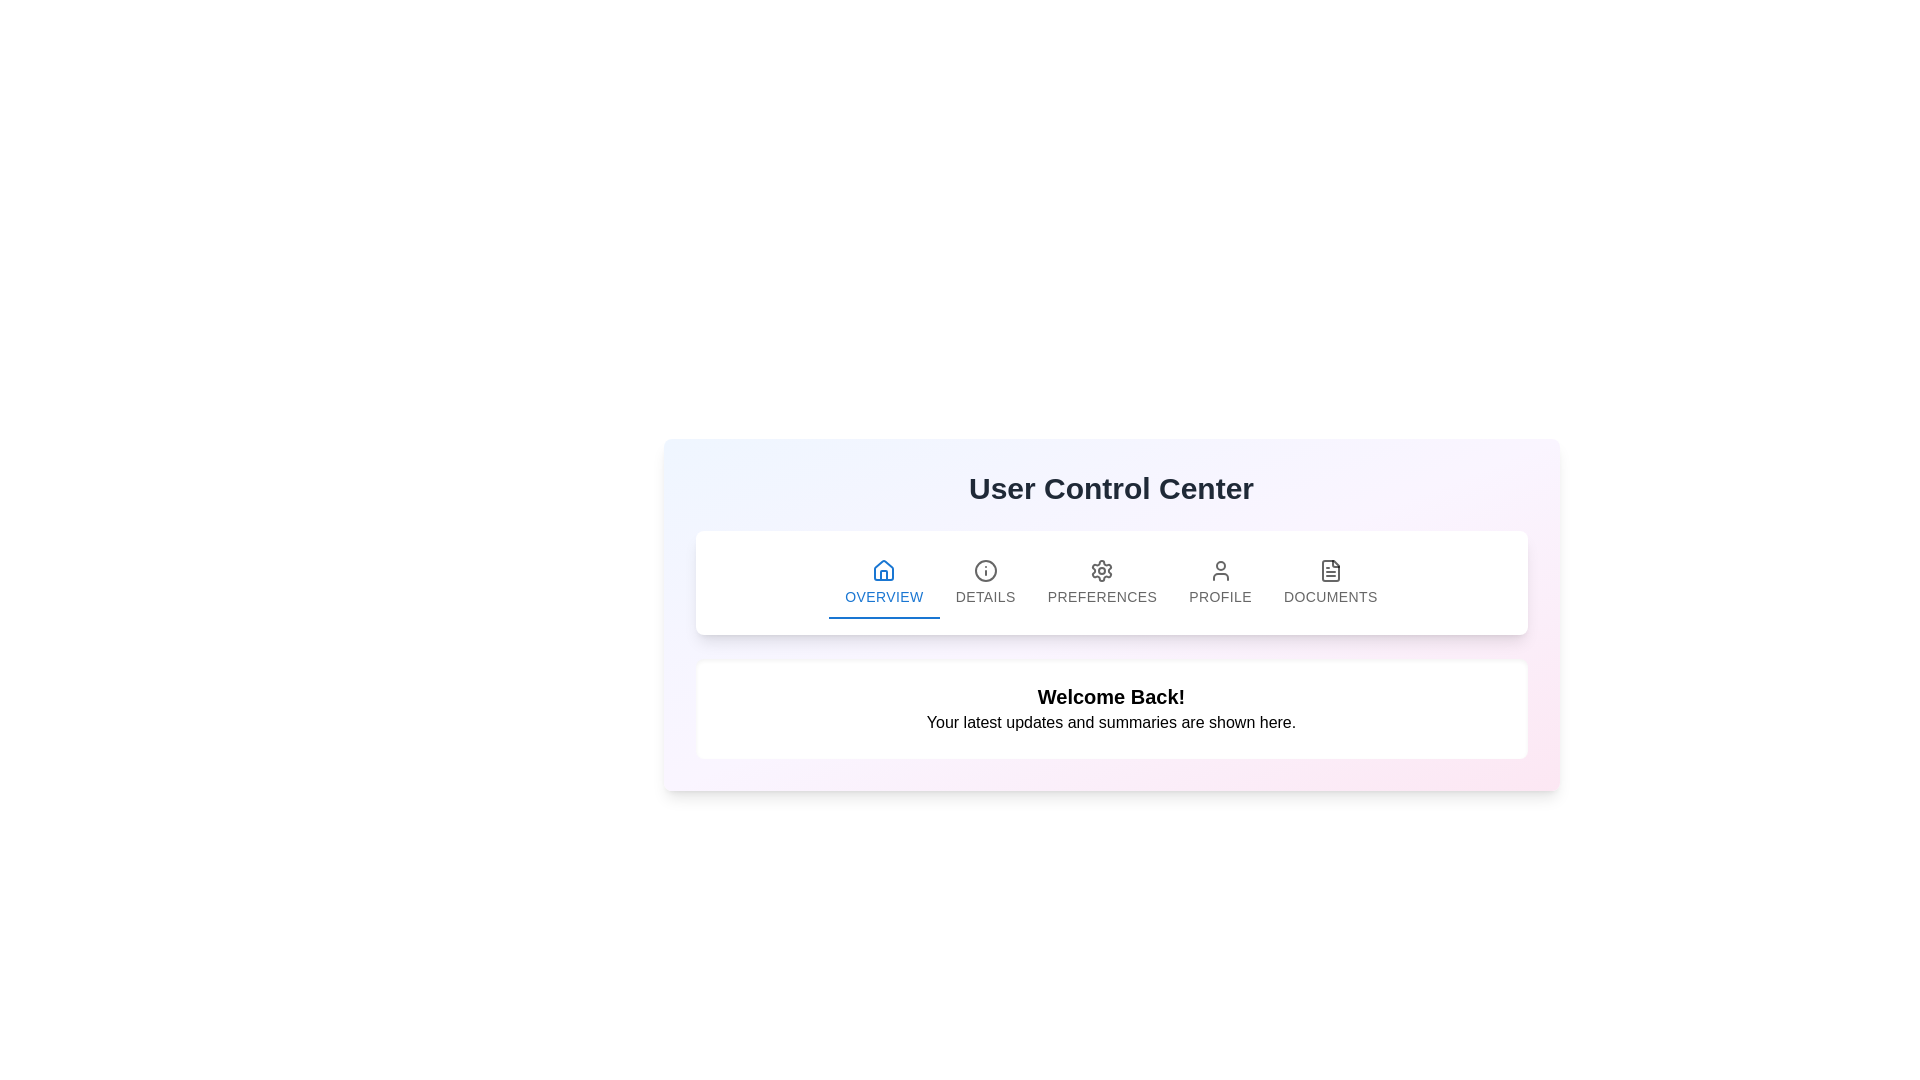  Describe the element at coordinates (883, 570) in the screenshot. I see `the 'Overview' icon in the navigation menu` at that location.